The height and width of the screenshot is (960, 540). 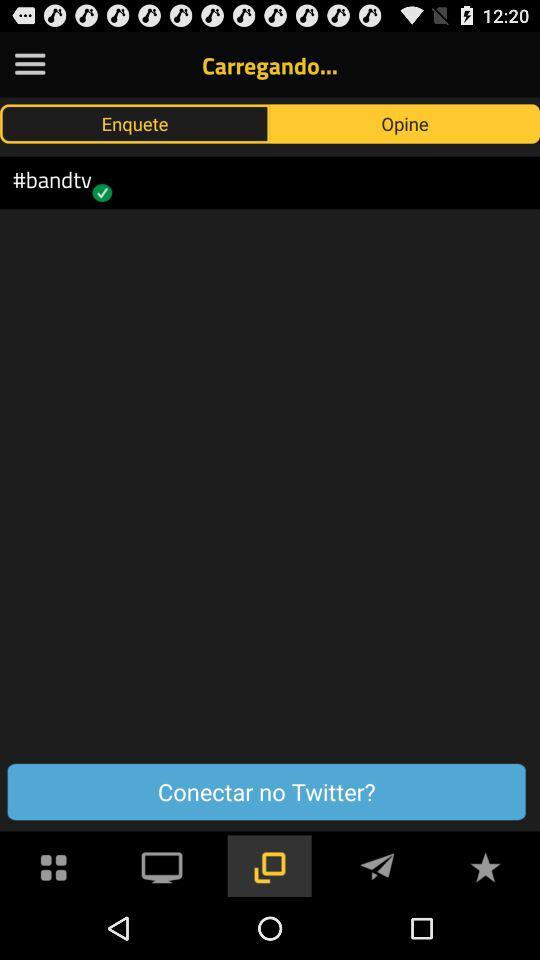 What do you see at coordinates (484, 864) in the screenshot?
I see `the icon below conectar no twitter? button` at bounding box center [484, 864].